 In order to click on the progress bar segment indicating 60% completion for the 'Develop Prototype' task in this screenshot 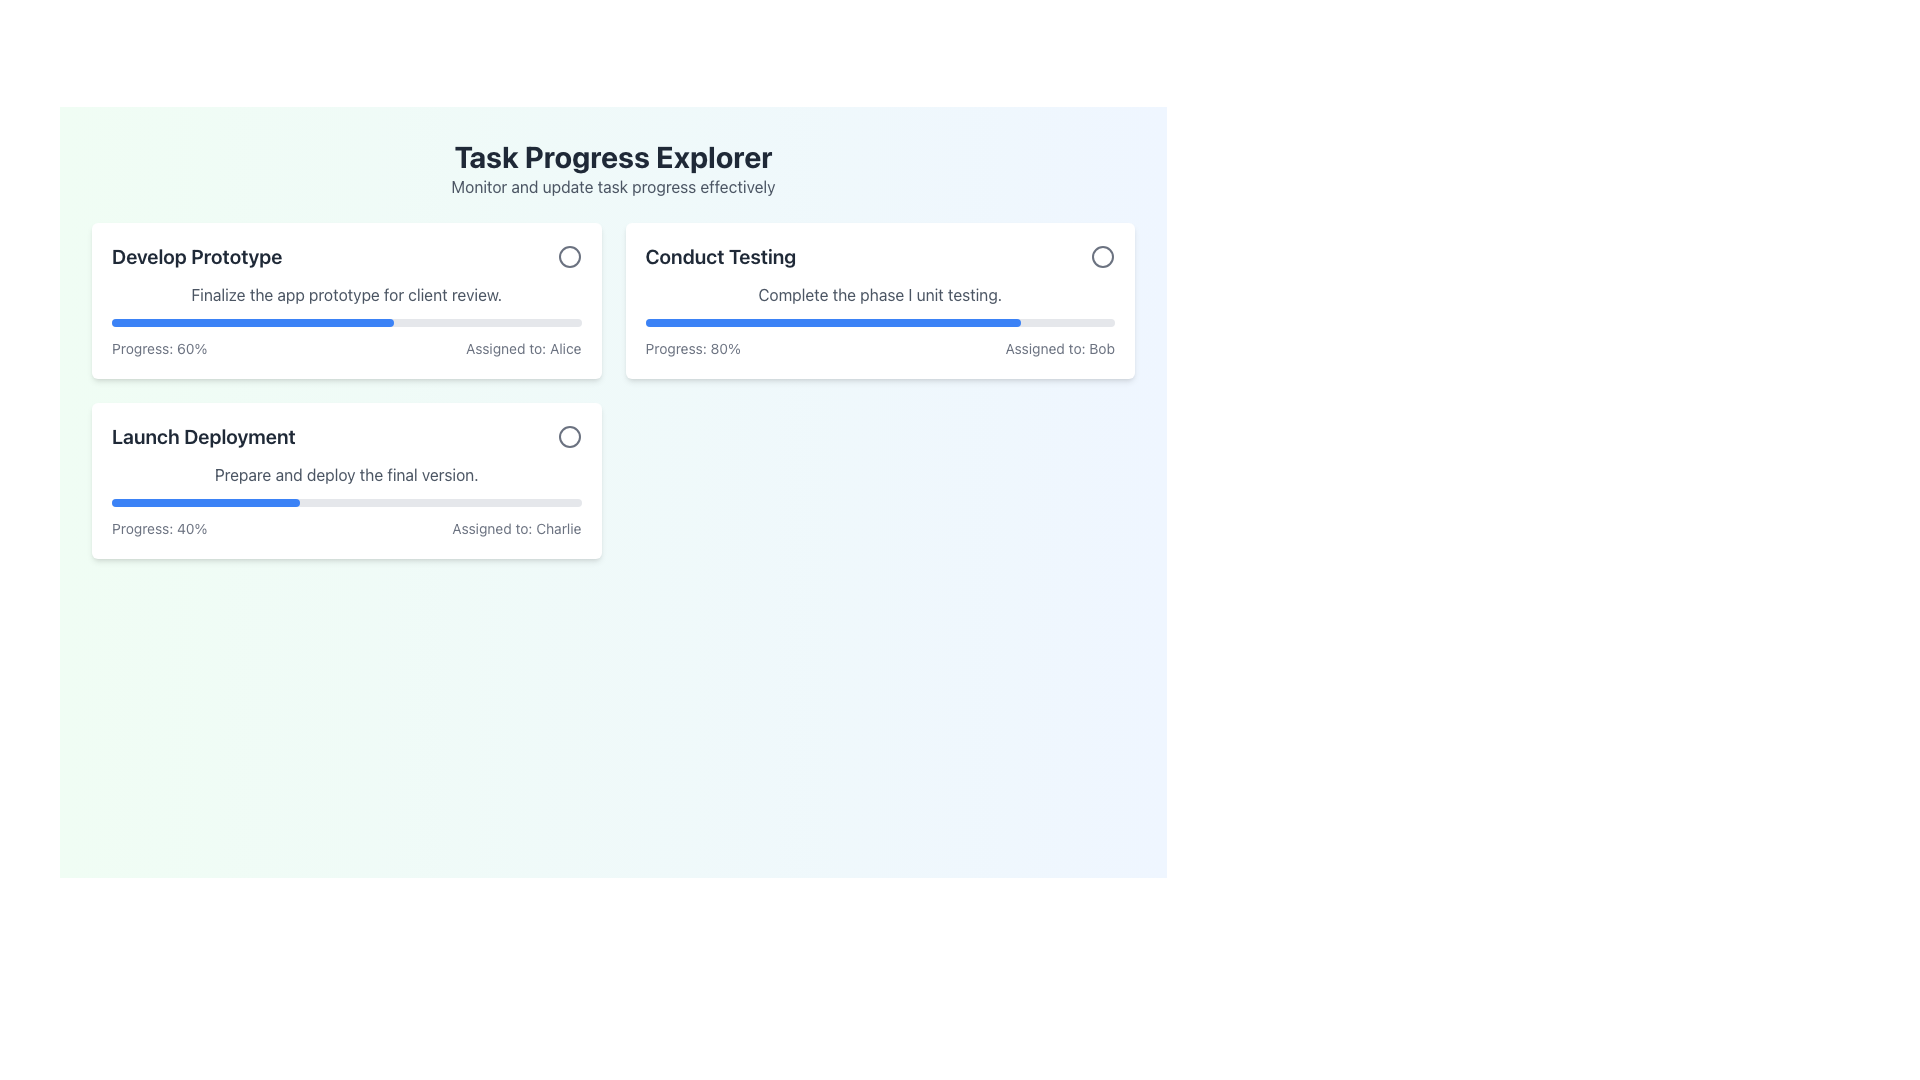, I will do `click(251, 322)`.